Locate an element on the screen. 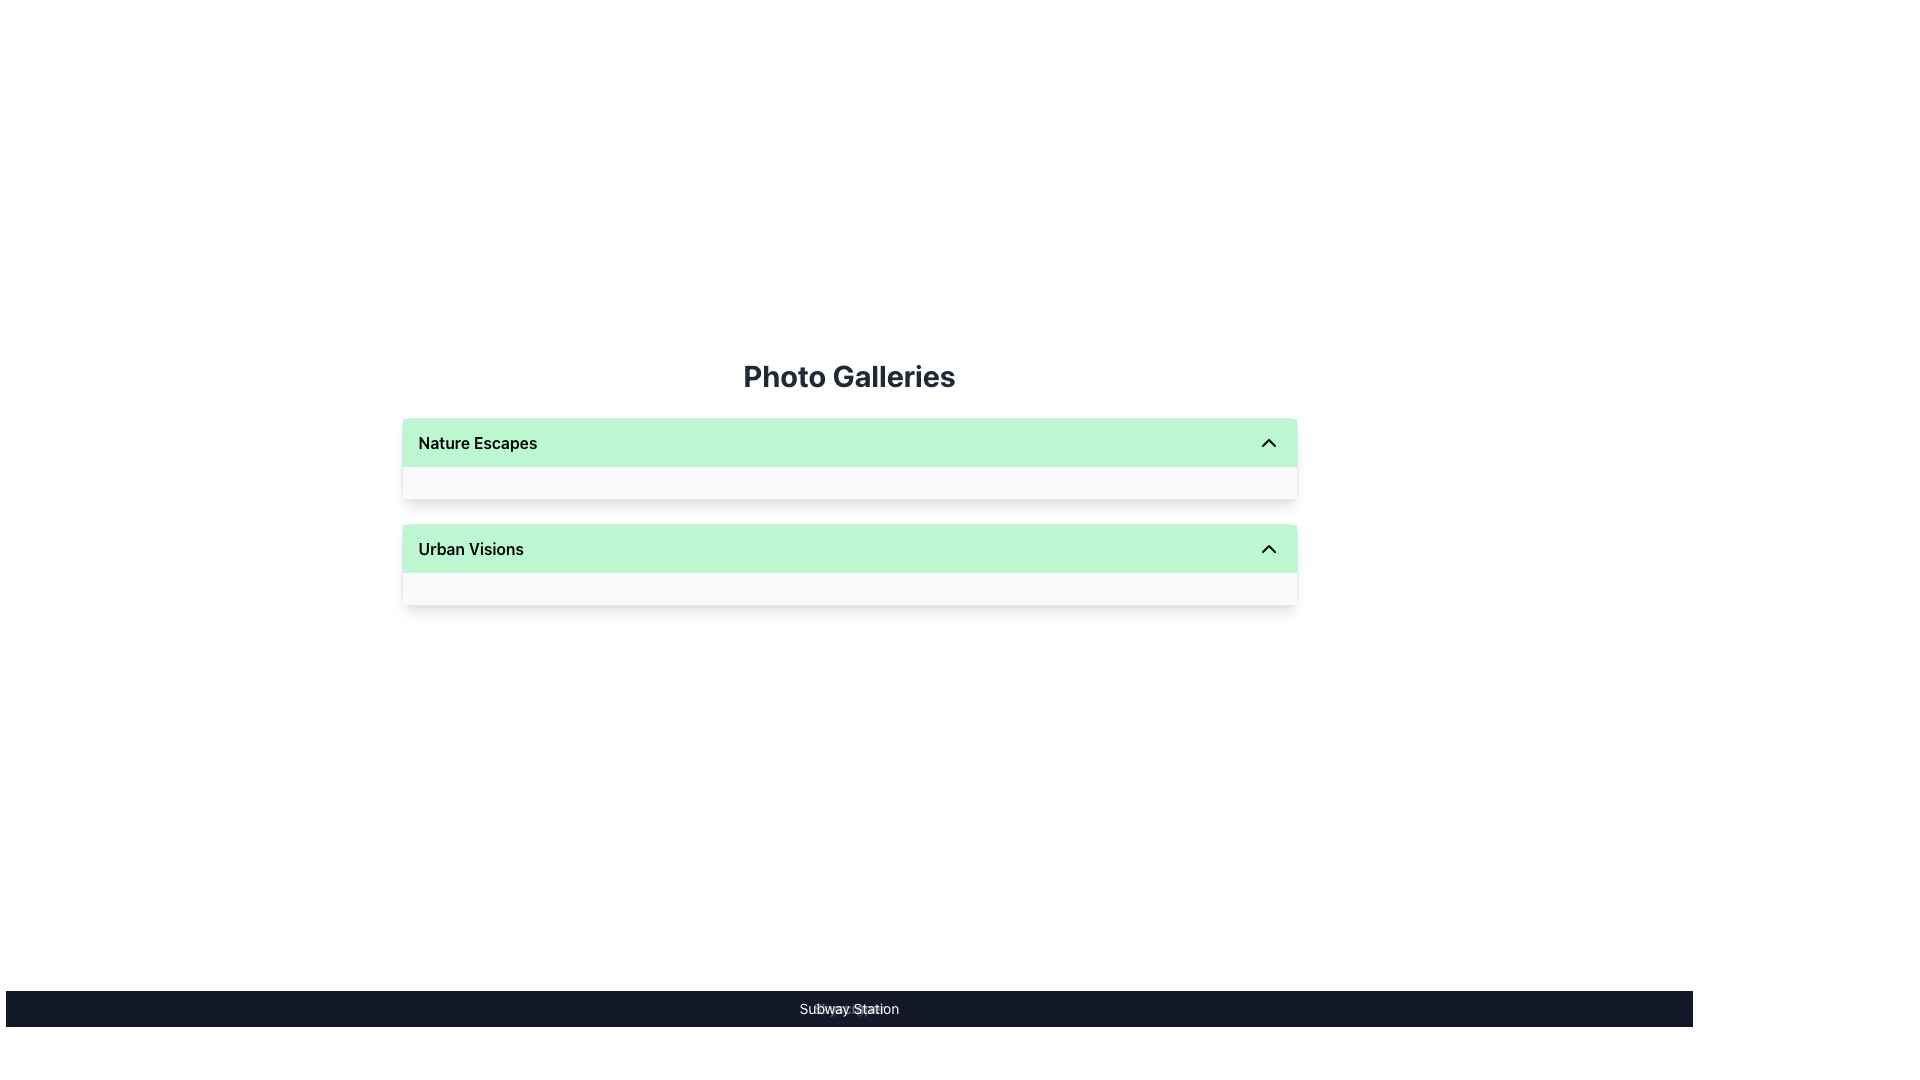 Image resolution: width=1920 pixels, height=1080 pixels. the icon that serves as a toggle for collapsing the 'Urban Visions' section, located at the far right of the green rectangular panel labeled 'Urban Visions' is located at coordinates (1267, 548).